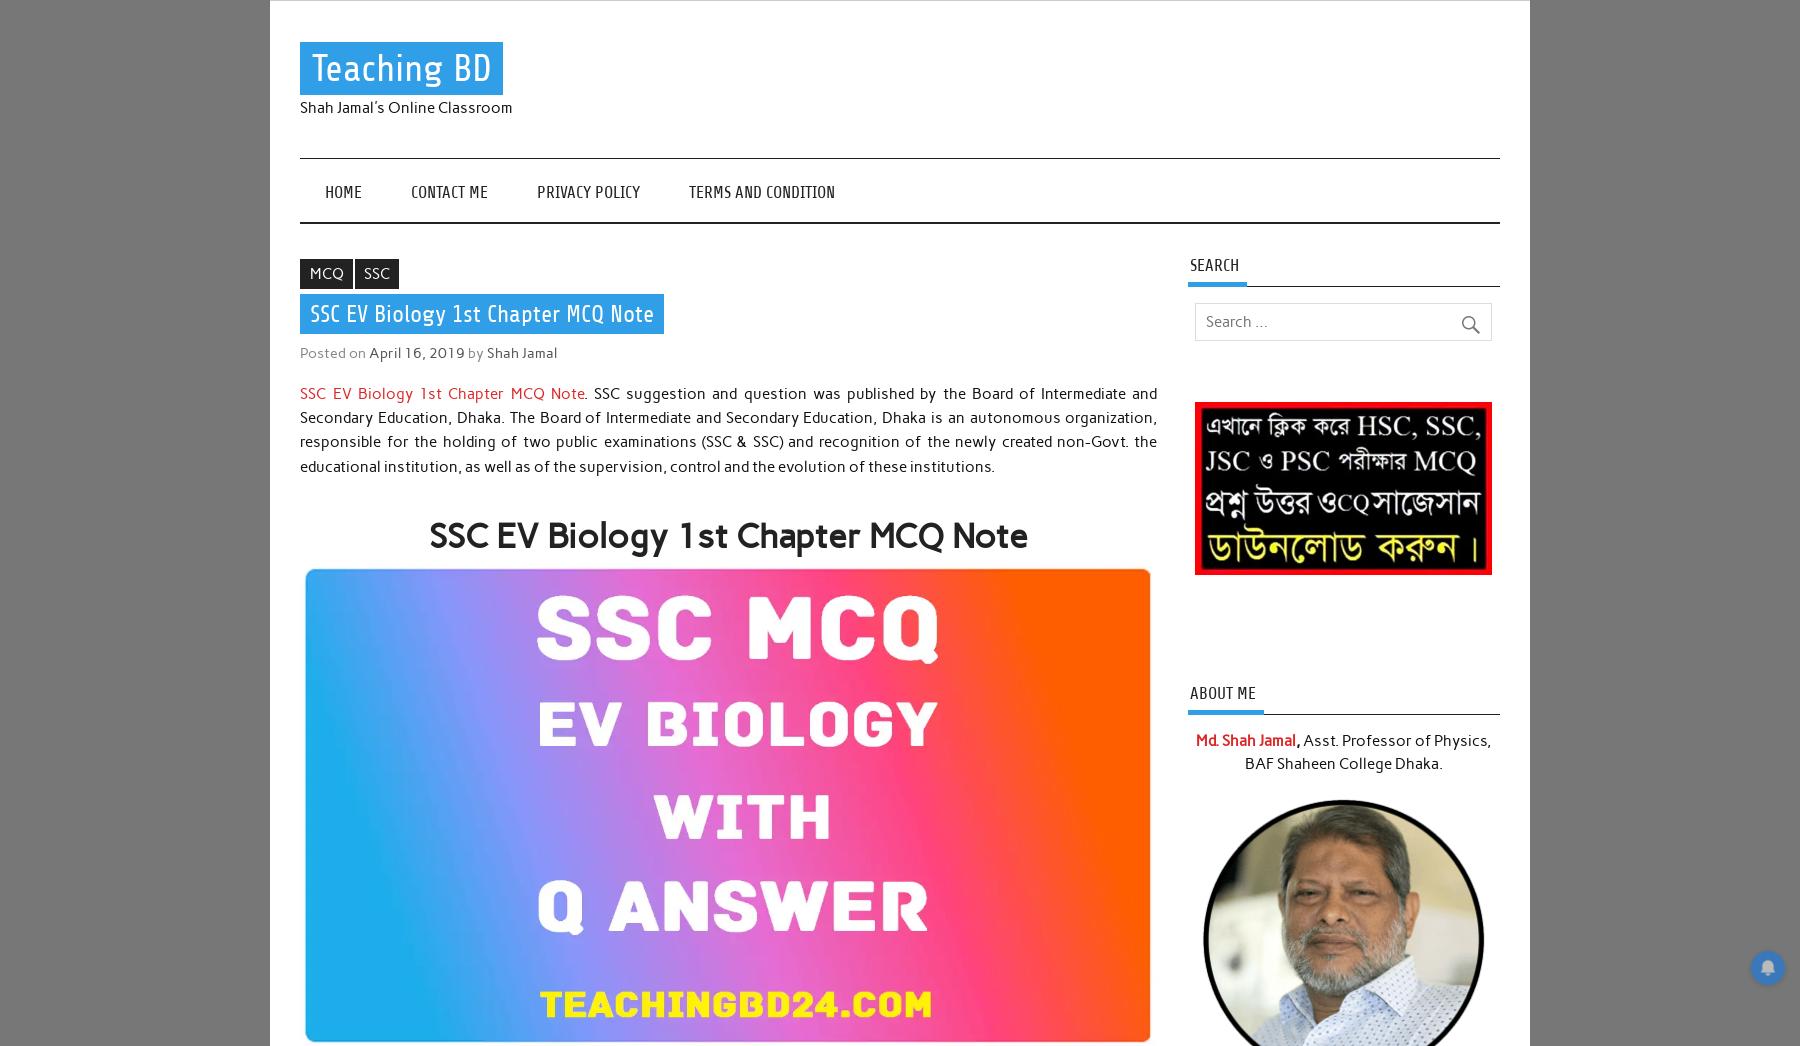 The image size is (1800, 1046). Describe the element at coordinates (333, 350) in the screenshot. I see `'Posted on'` at that location.